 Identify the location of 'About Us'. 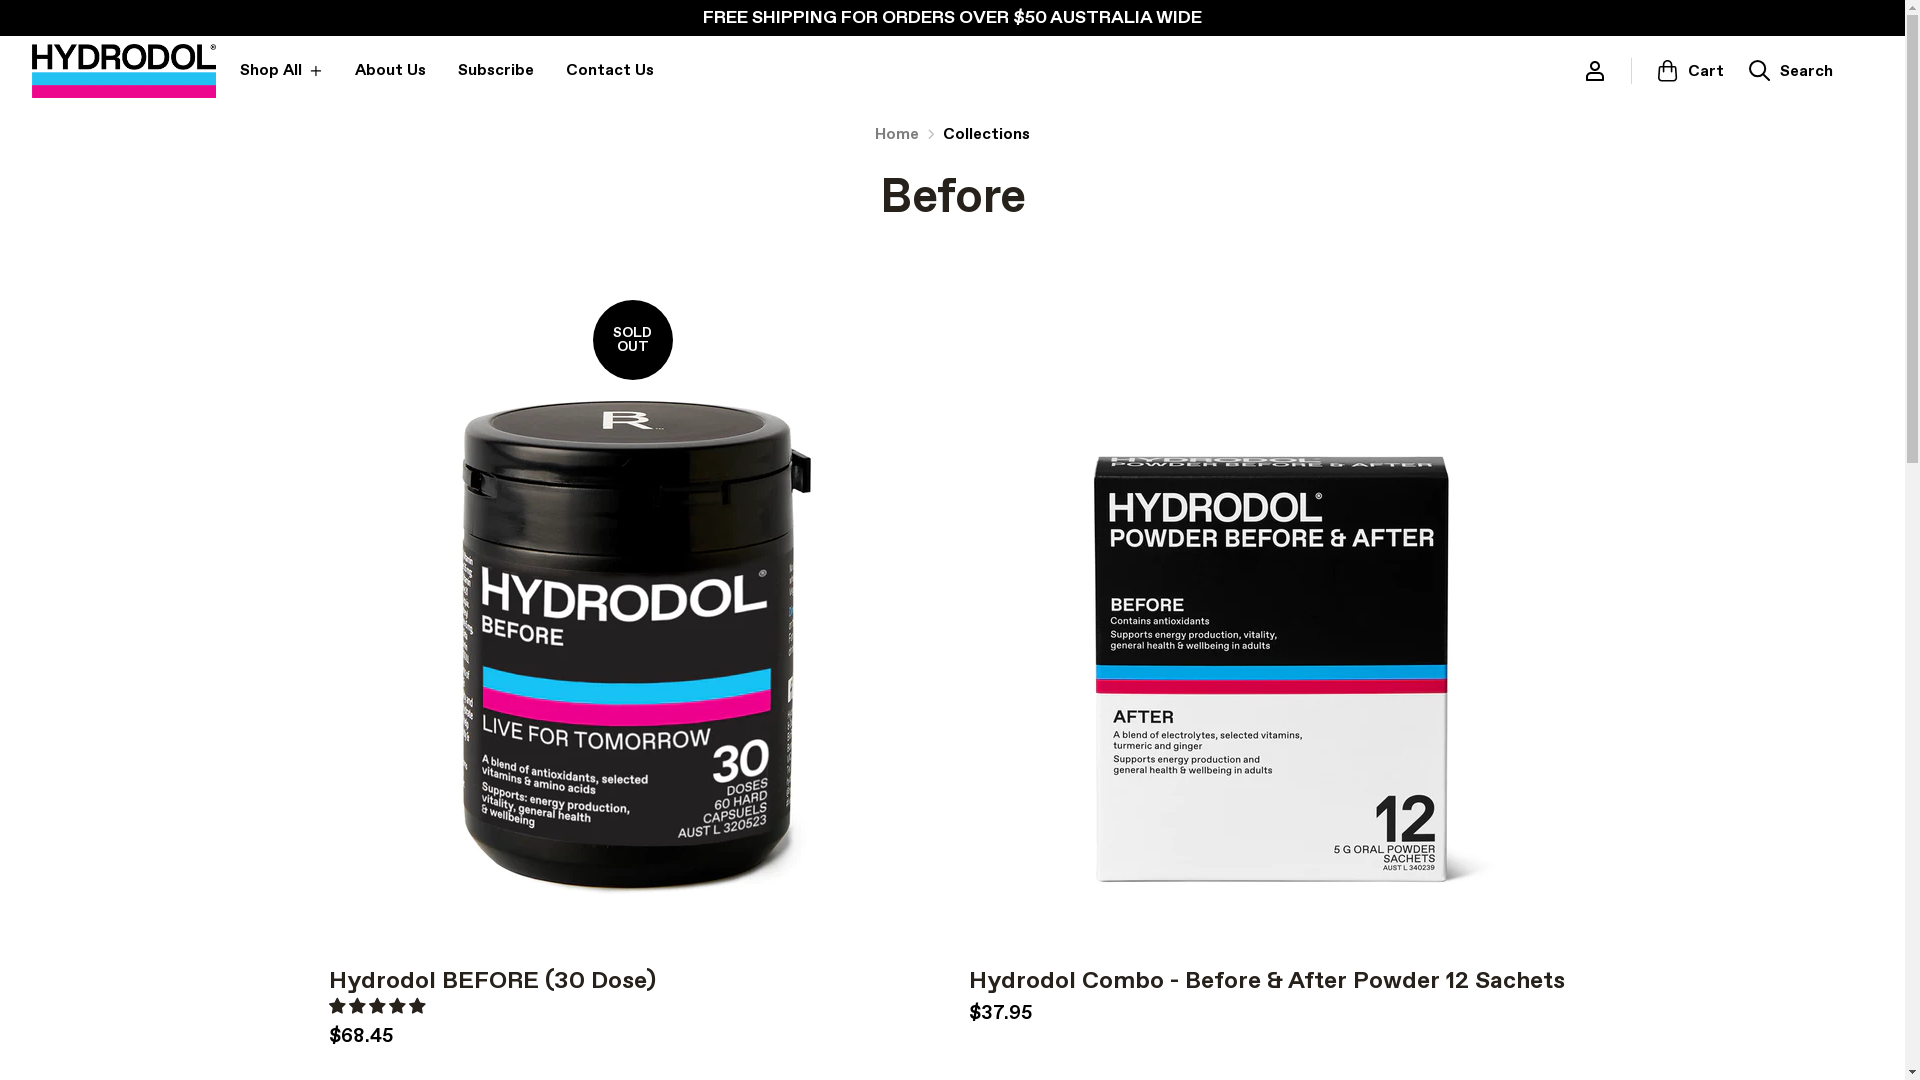
(390, 69).